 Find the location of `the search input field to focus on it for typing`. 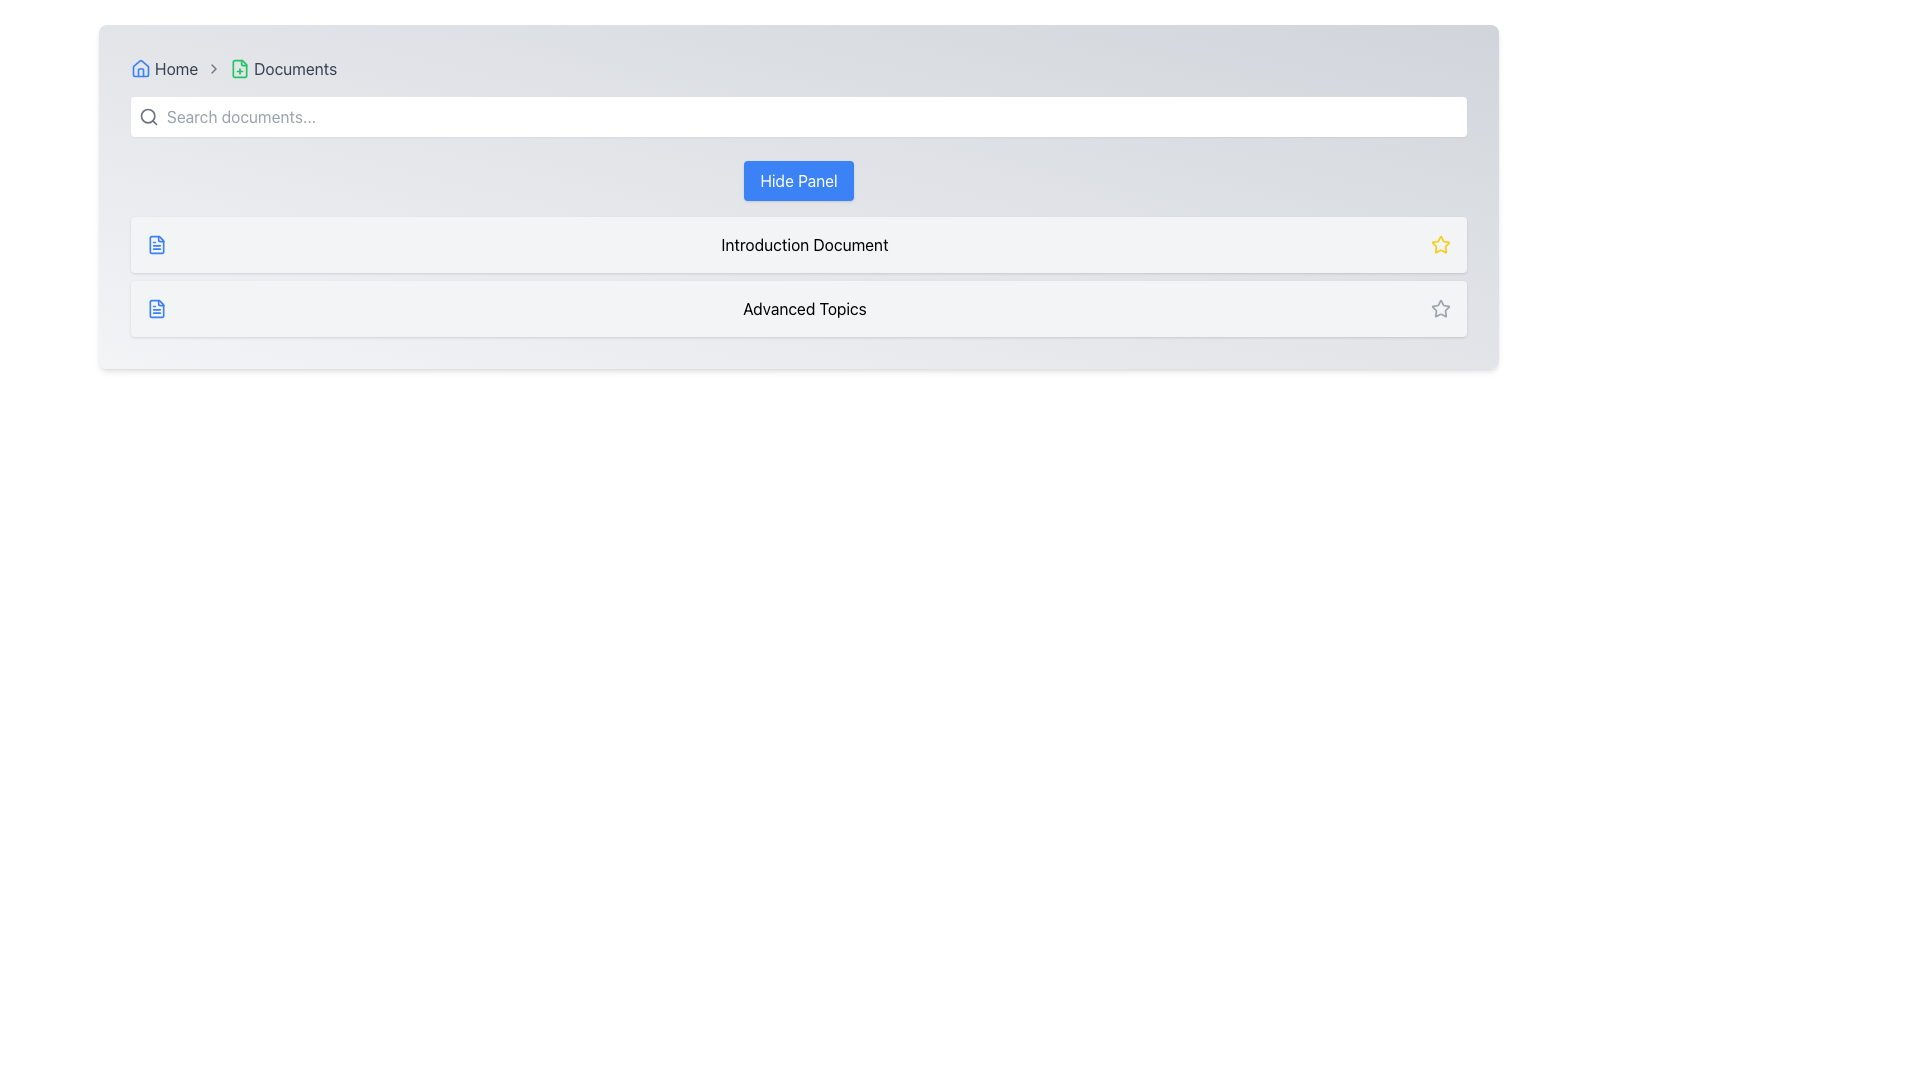

the search input field to focus on it for typing is located at coordinates (797, 116).